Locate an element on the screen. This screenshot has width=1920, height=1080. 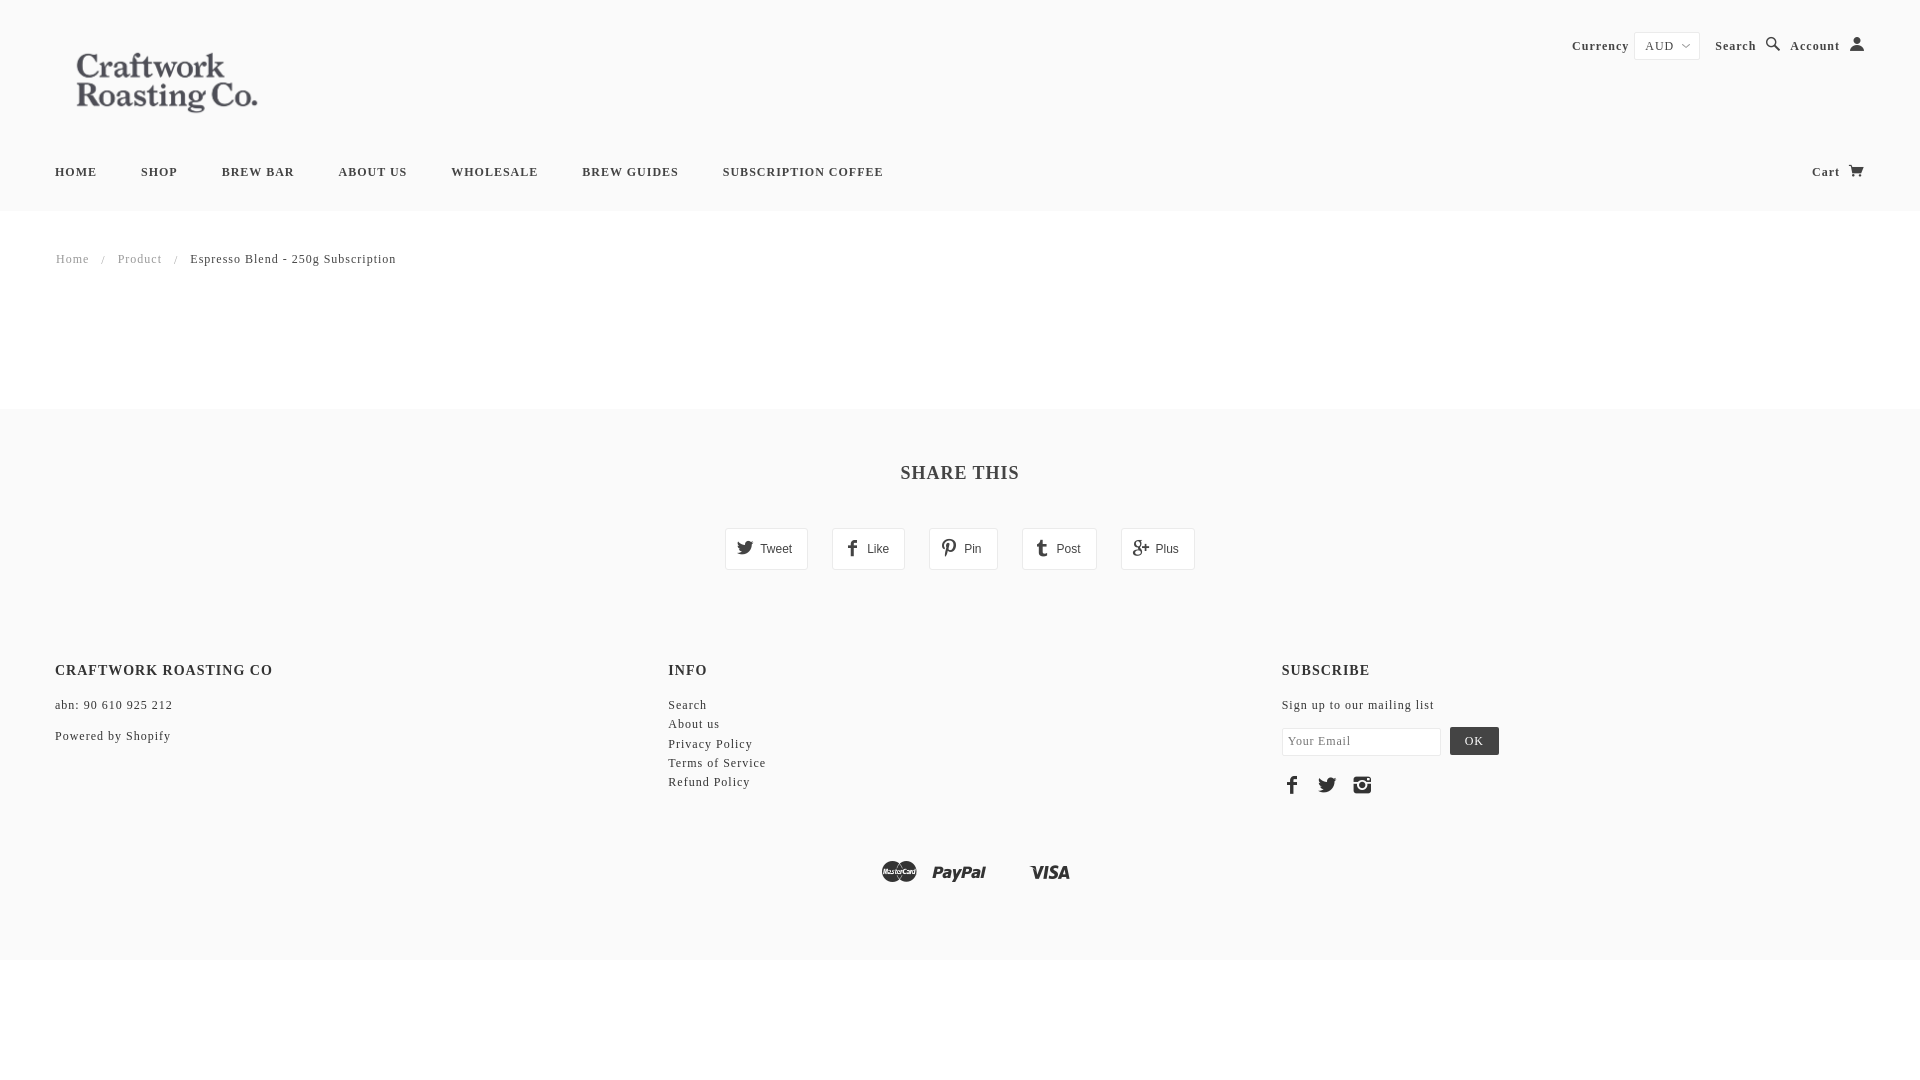
'Craftwork Roasting Company' is located at coordinates (167, 79).